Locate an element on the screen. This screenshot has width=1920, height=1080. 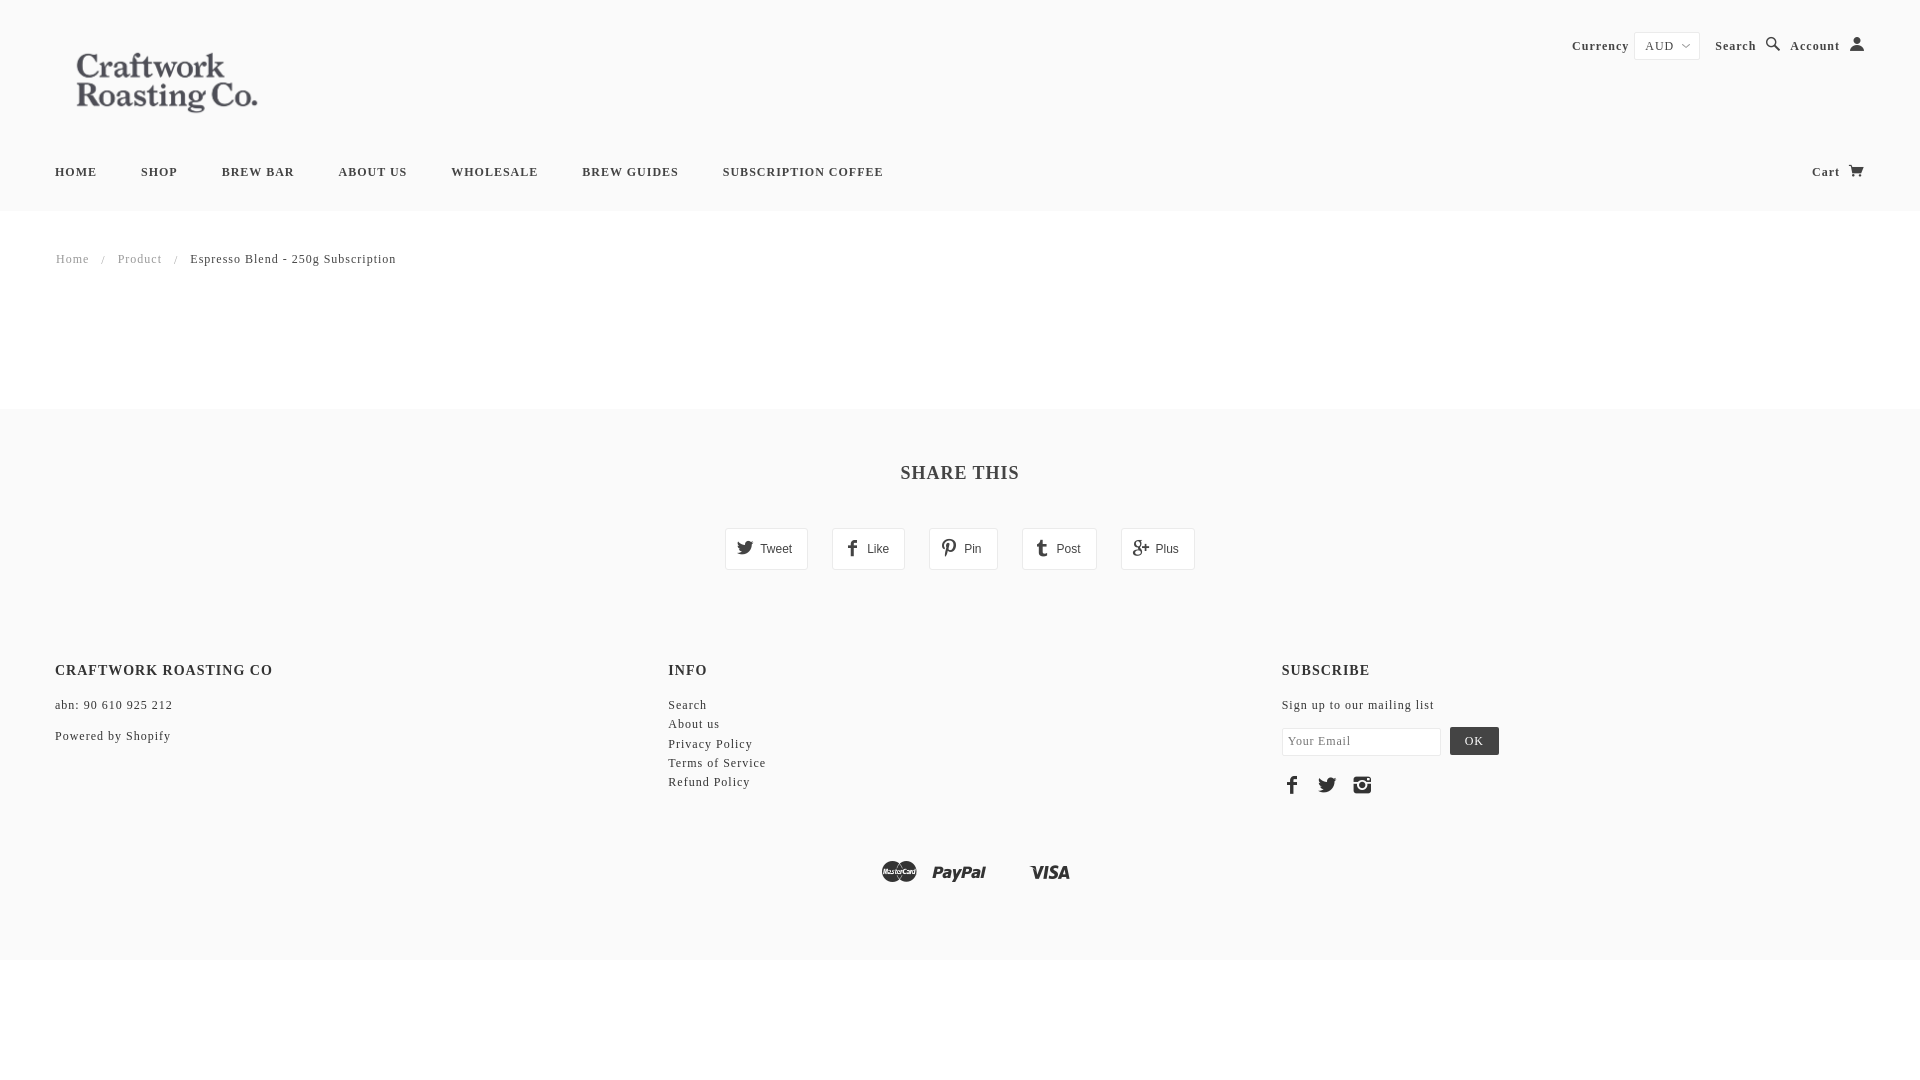
'Craftwork Roasting Company' is located at coordinates (167, 79).